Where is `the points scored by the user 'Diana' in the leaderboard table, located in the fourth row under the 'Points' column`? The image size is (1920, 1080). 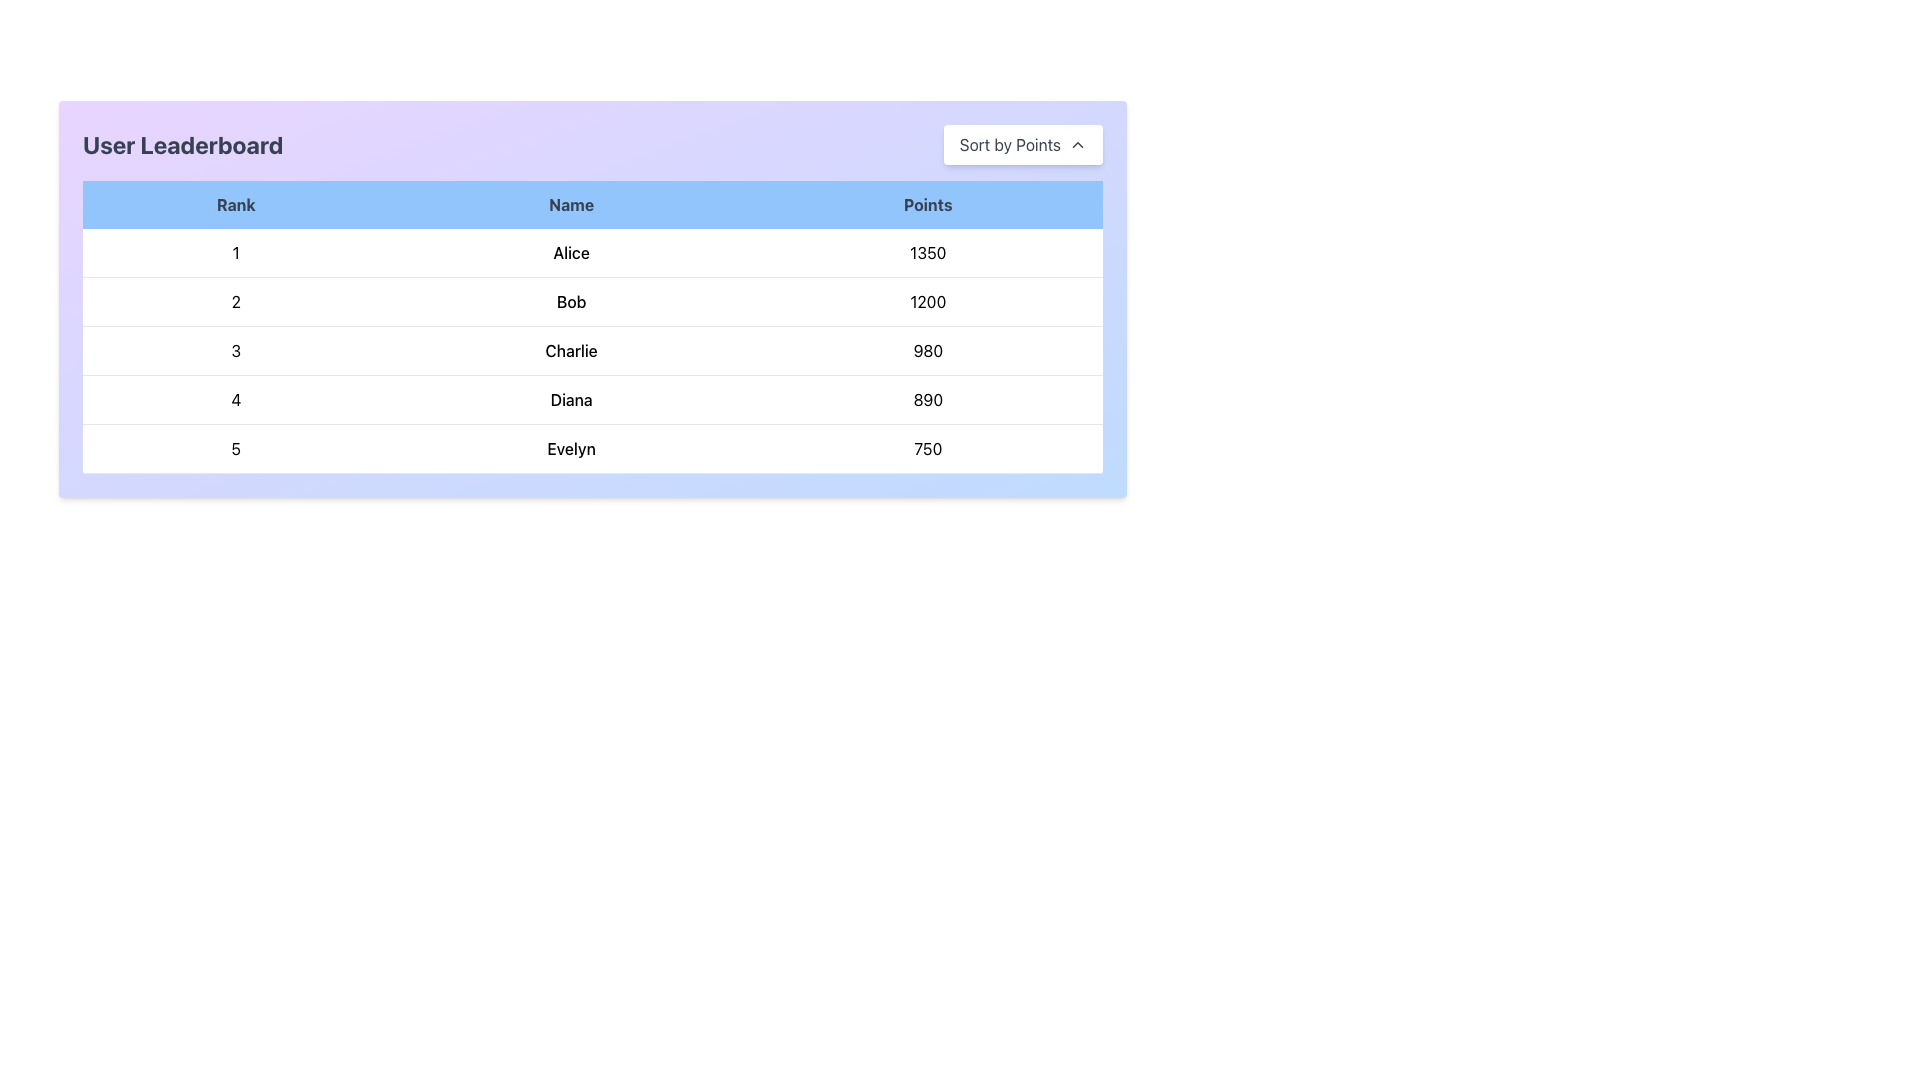 the points scored by the user 'Diana' in the leaderboard table, located in the fourth row under the 'Points' column is located at coordinates (927, 400).